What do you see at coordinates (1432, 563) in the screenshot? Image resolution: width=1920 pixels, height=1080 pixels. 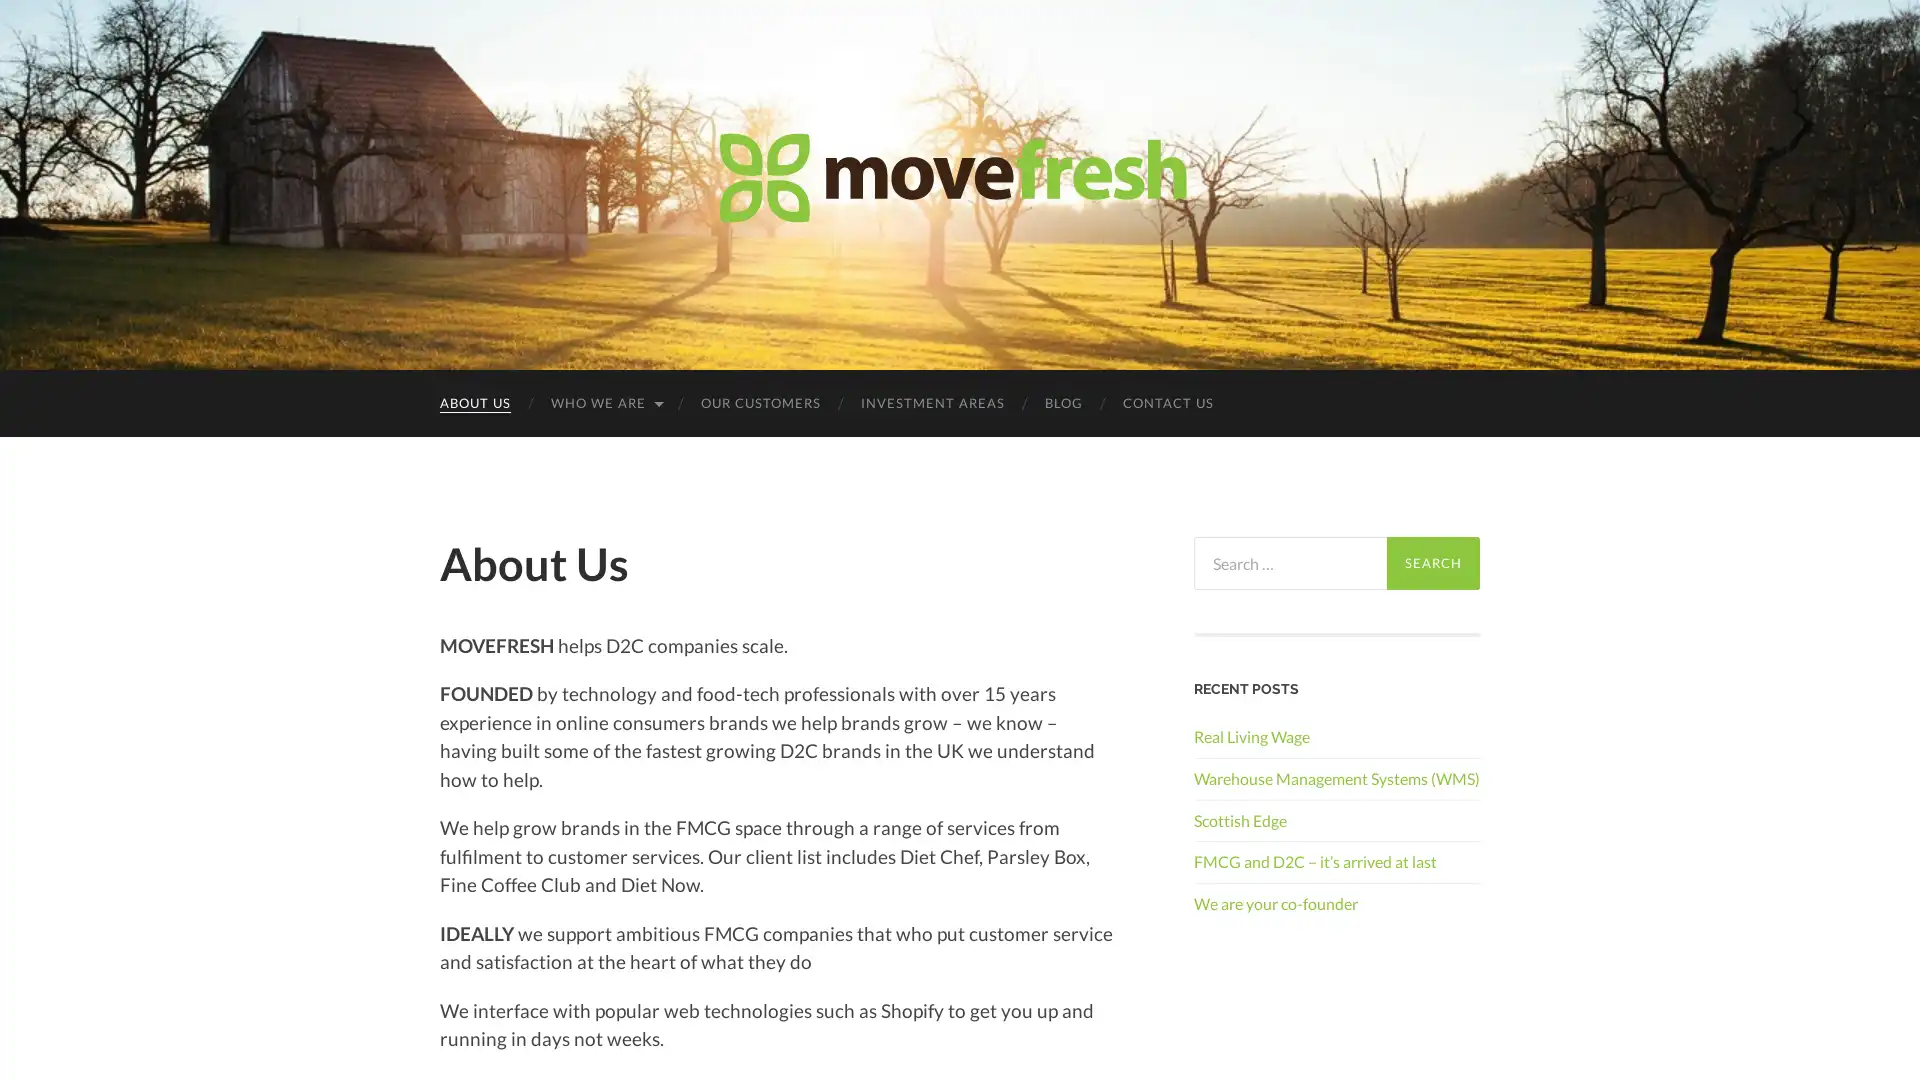 I see `Search` at bounding box center [1432, 563].